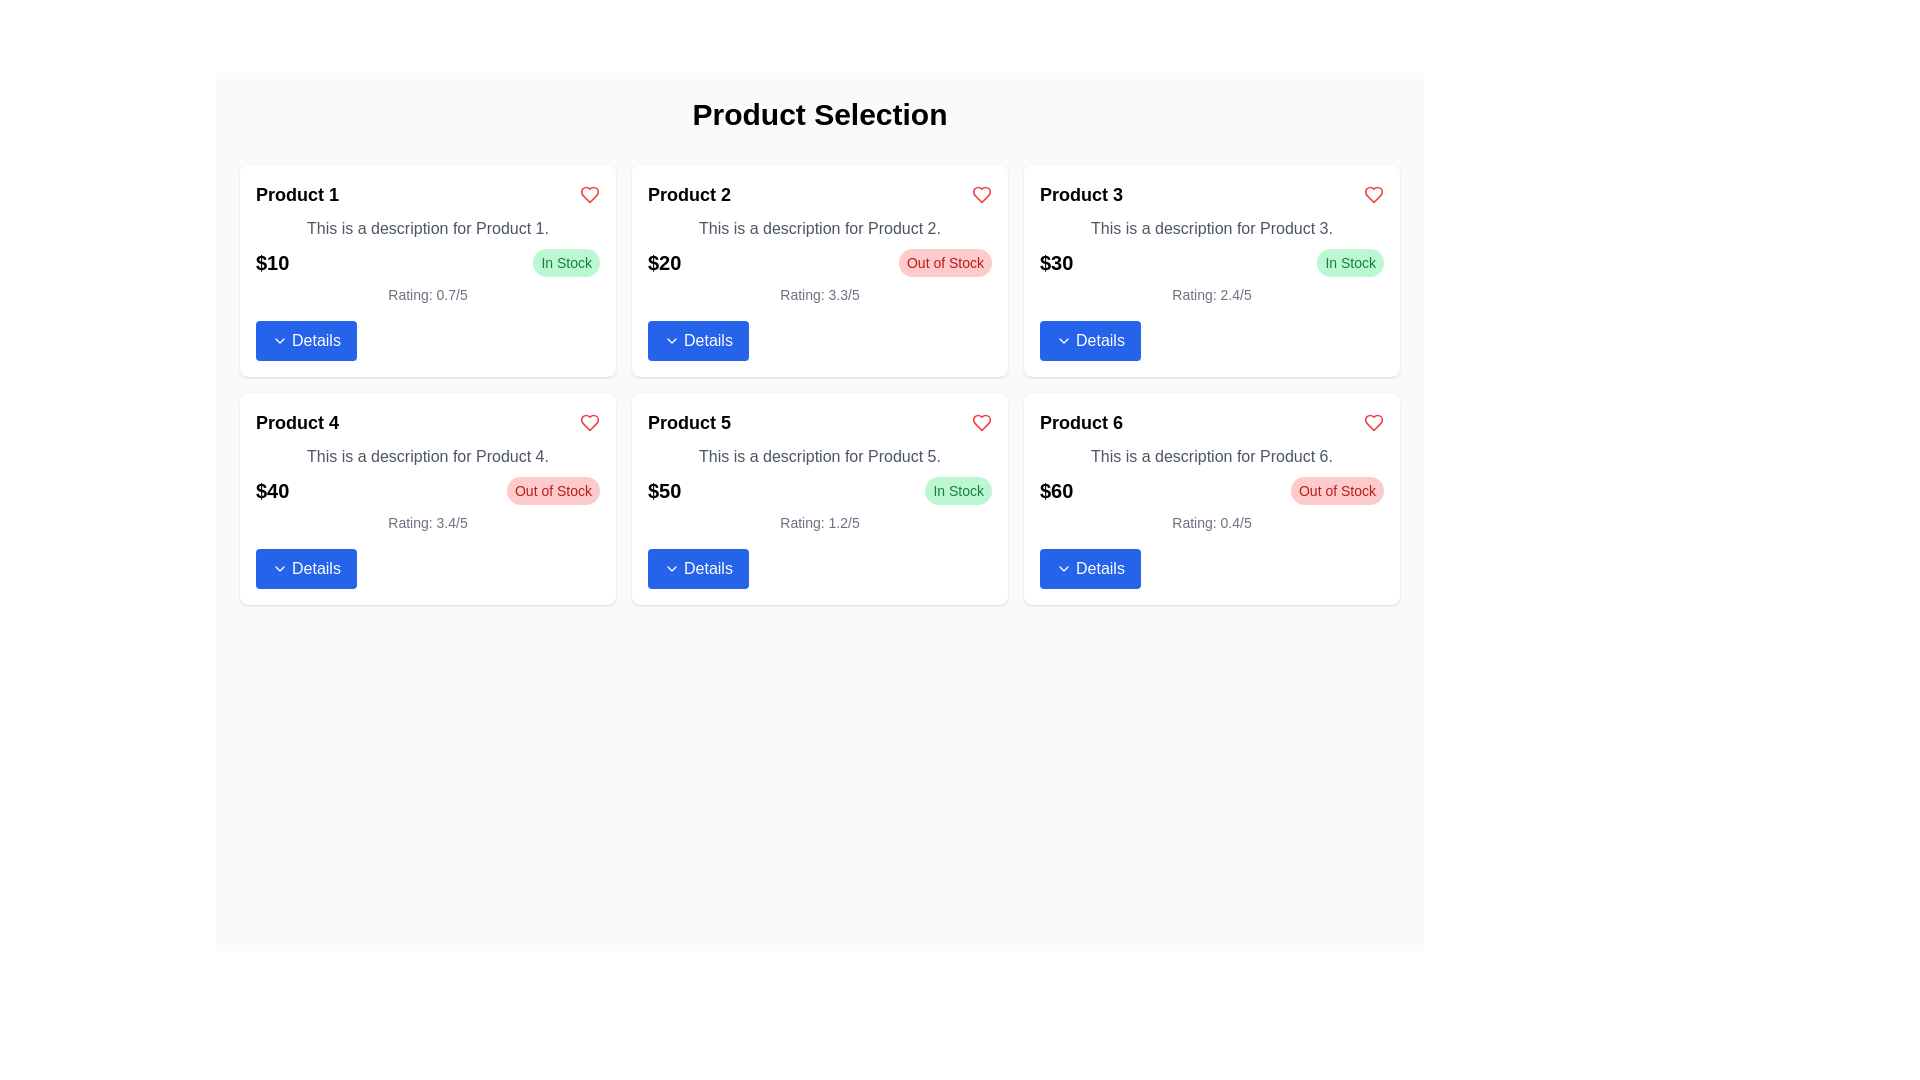 Image resolution: width=1920 pixels, height=1080 pixels. What do you see at coordinates (1063, 569) in the screenshot?
I see `the collapsibility icon located to the right of the 'Details' text within the button below the 'Product 6' card` at bounding box center [1063, 569].